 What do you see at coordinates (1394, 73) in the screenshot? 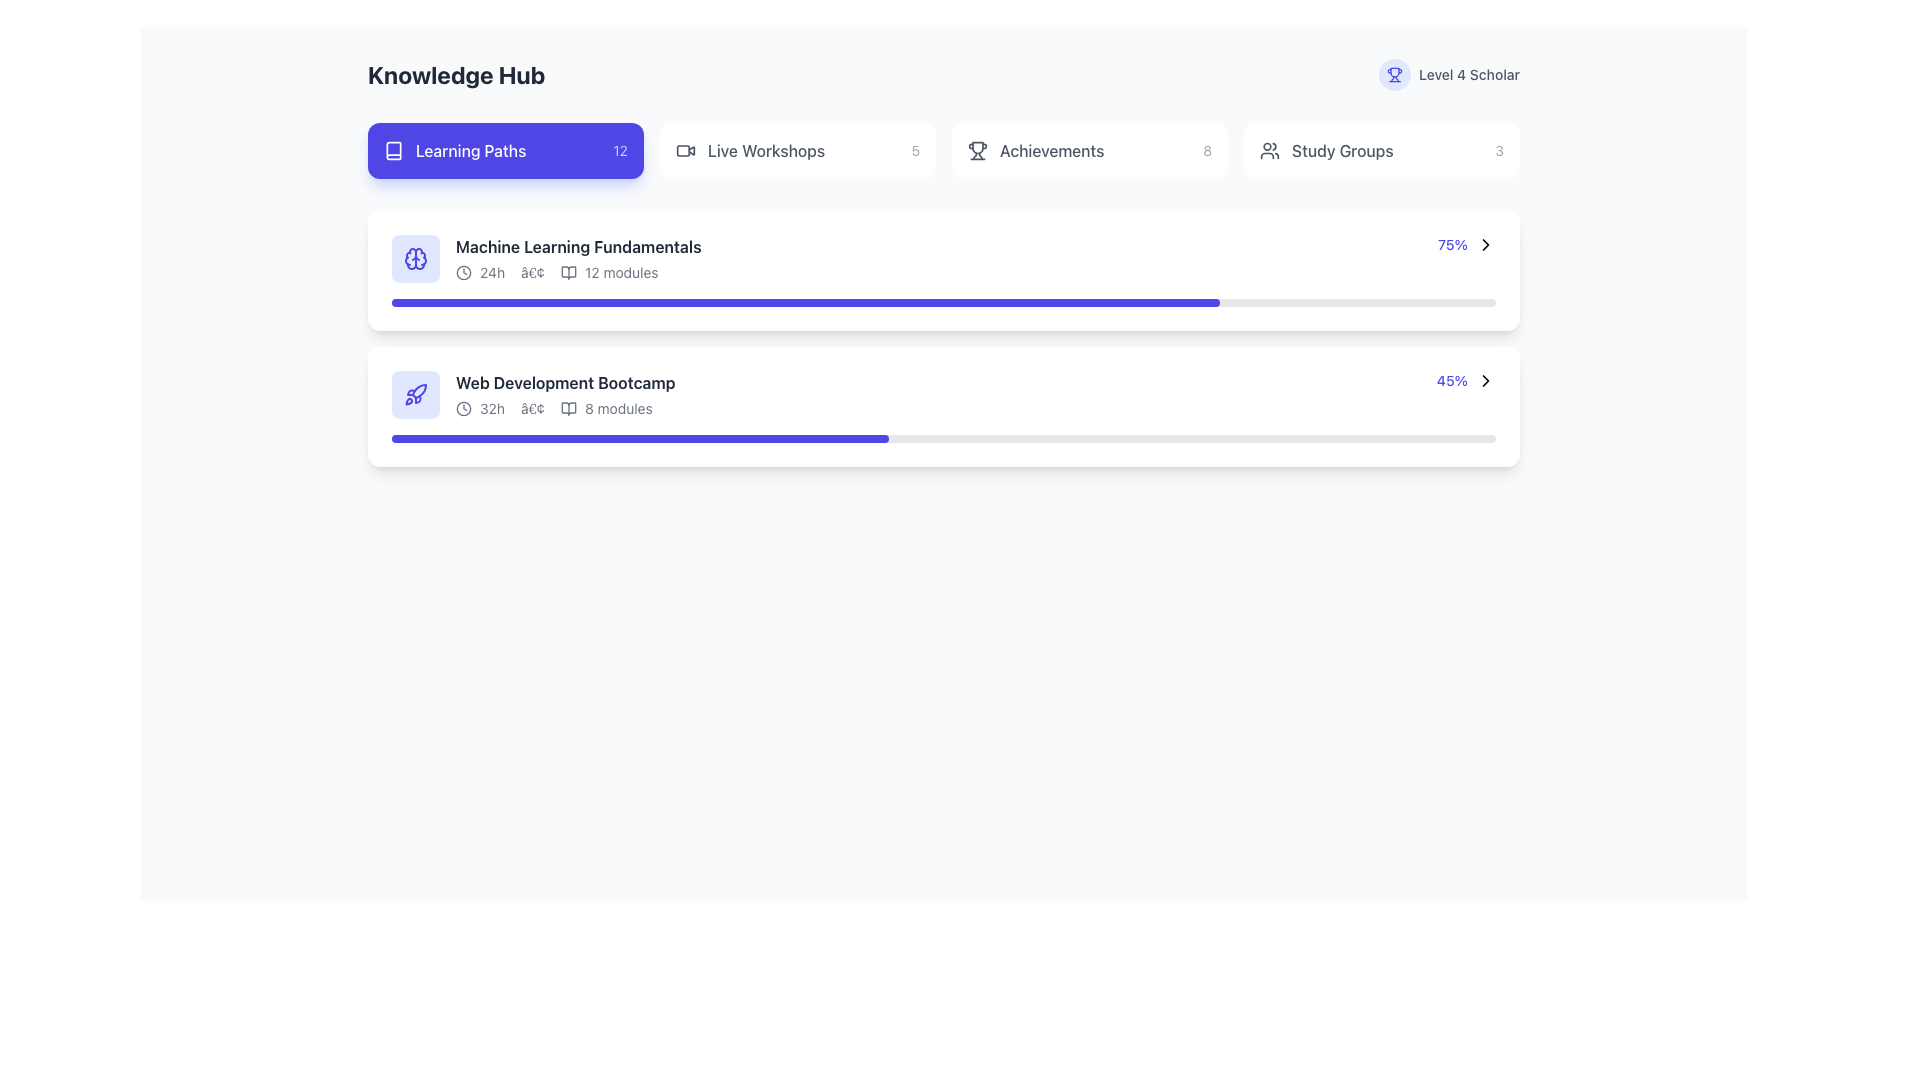
I see `the indigo trophy icon located in the top-right section of the UI, adjacent to the 'Level 4 Scholar' label` at bounding box center [1394, 73].